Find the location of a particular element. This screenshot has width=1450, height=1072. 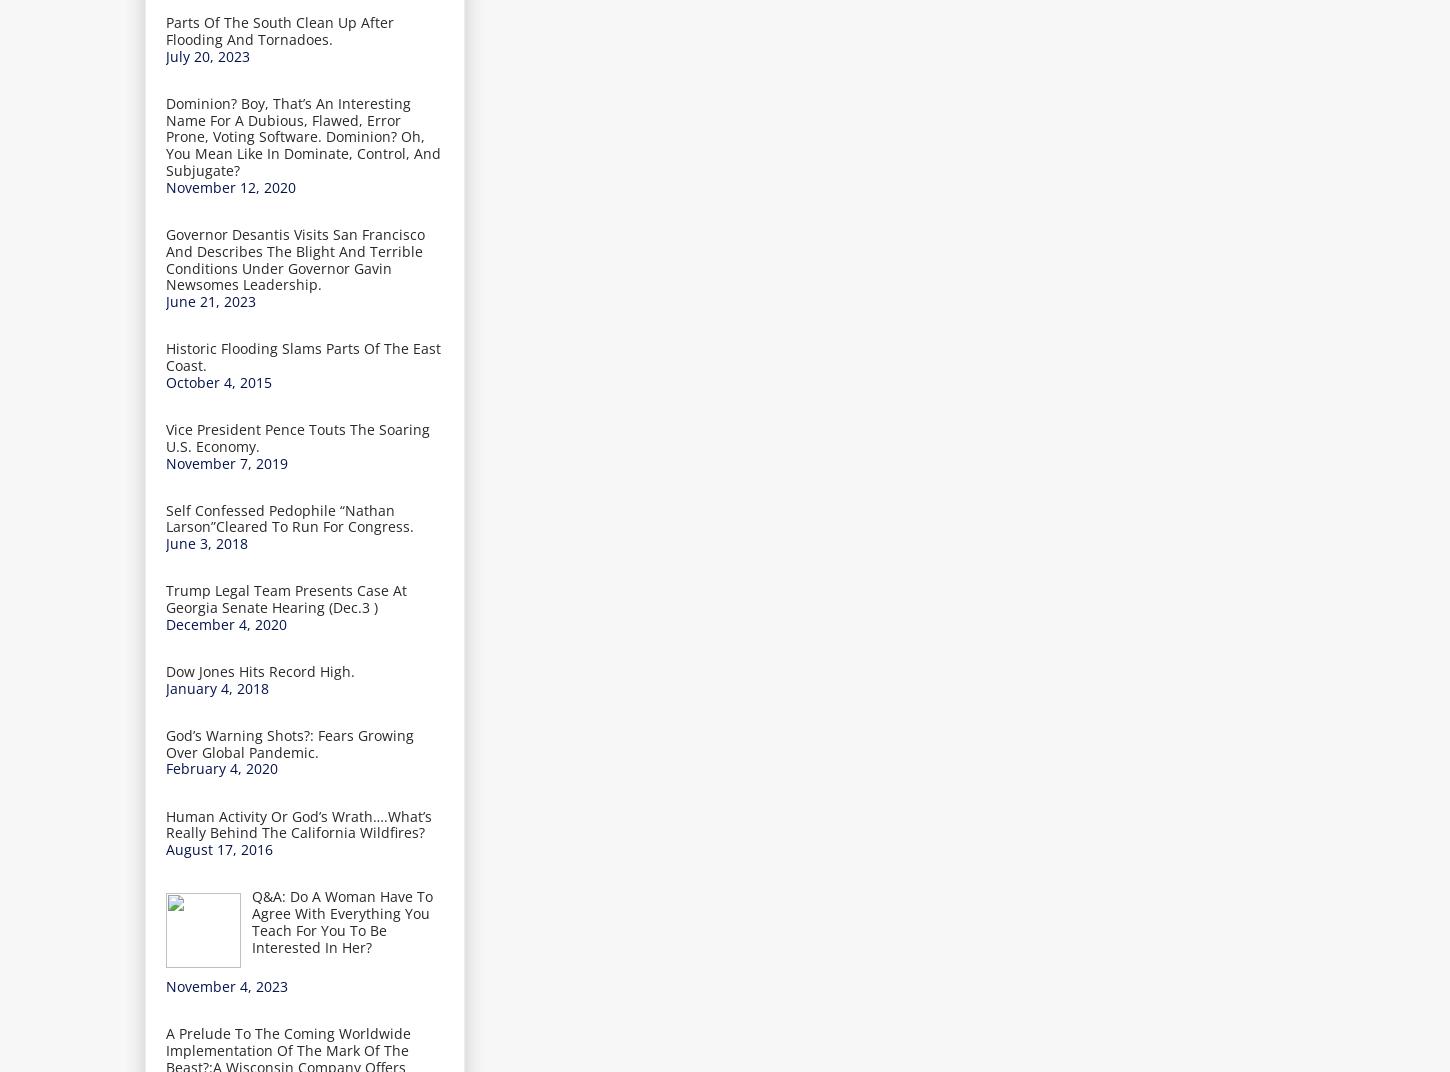

'June 3, 2018' is located at coordinates (206, 542).